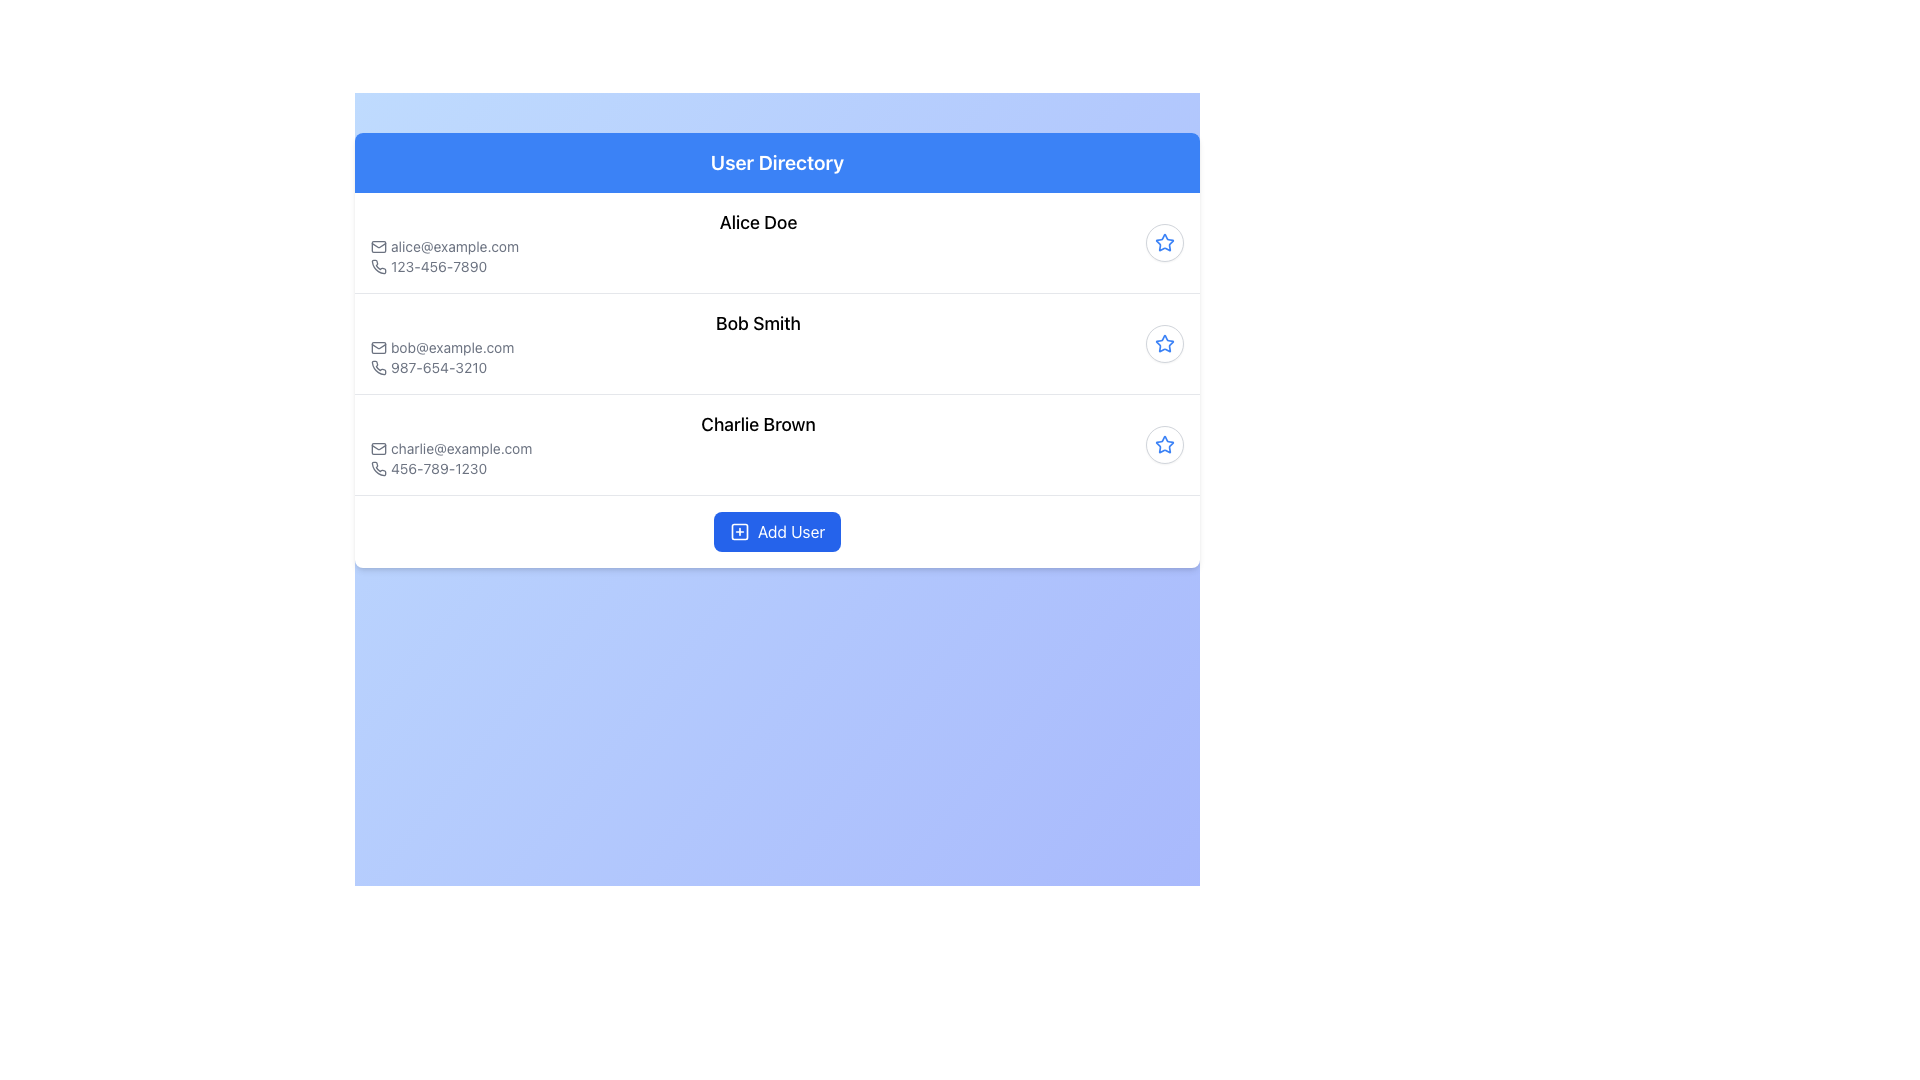 Image resolution: width=1920 pixels, height=1080 pixels. Describe the element at coordinates (379, 346) in the screenshot. I see `the envelope icon in the User Directory adjacent to Bob Smith's email 'bob@example.com'` at that location.